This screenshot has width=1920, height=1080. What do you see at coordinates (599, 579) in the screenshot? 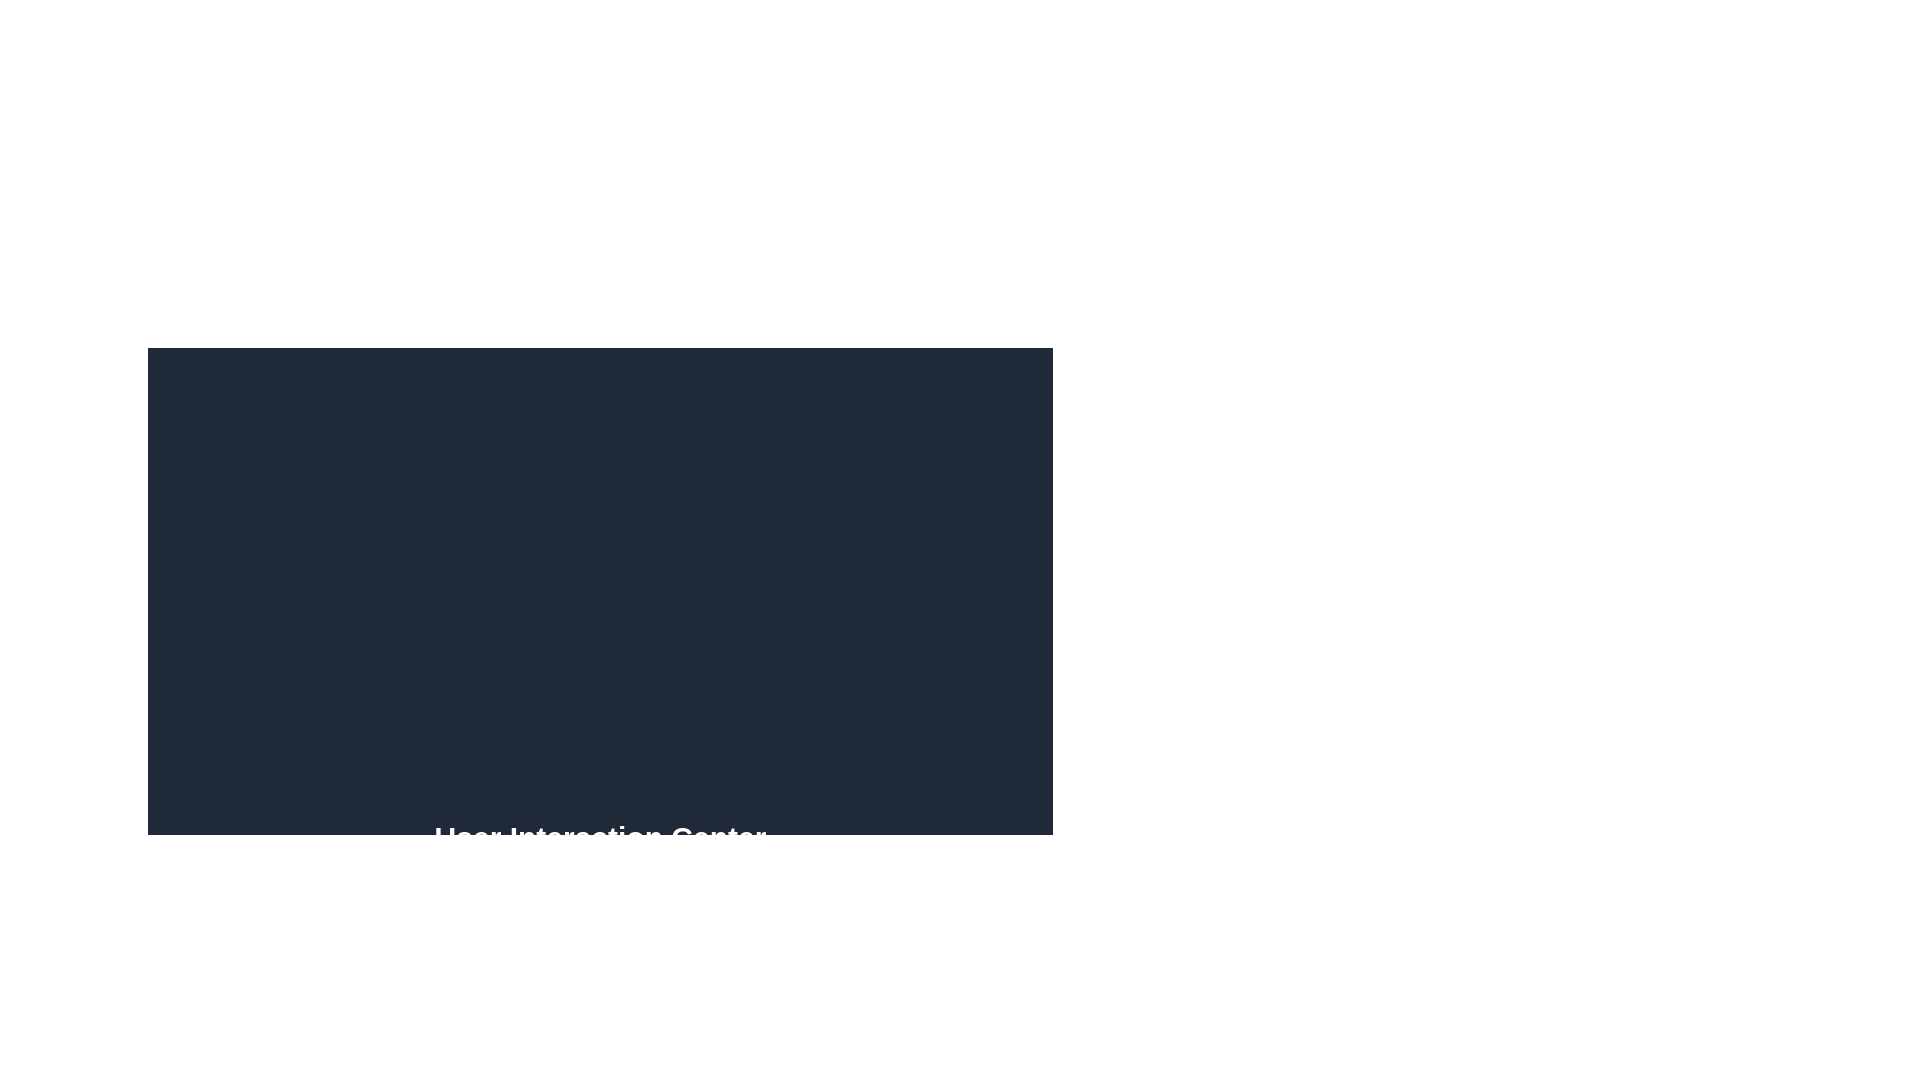
I see `the central interaction panel that contains settings for themes and notifications` at bounding box center [599, 579].